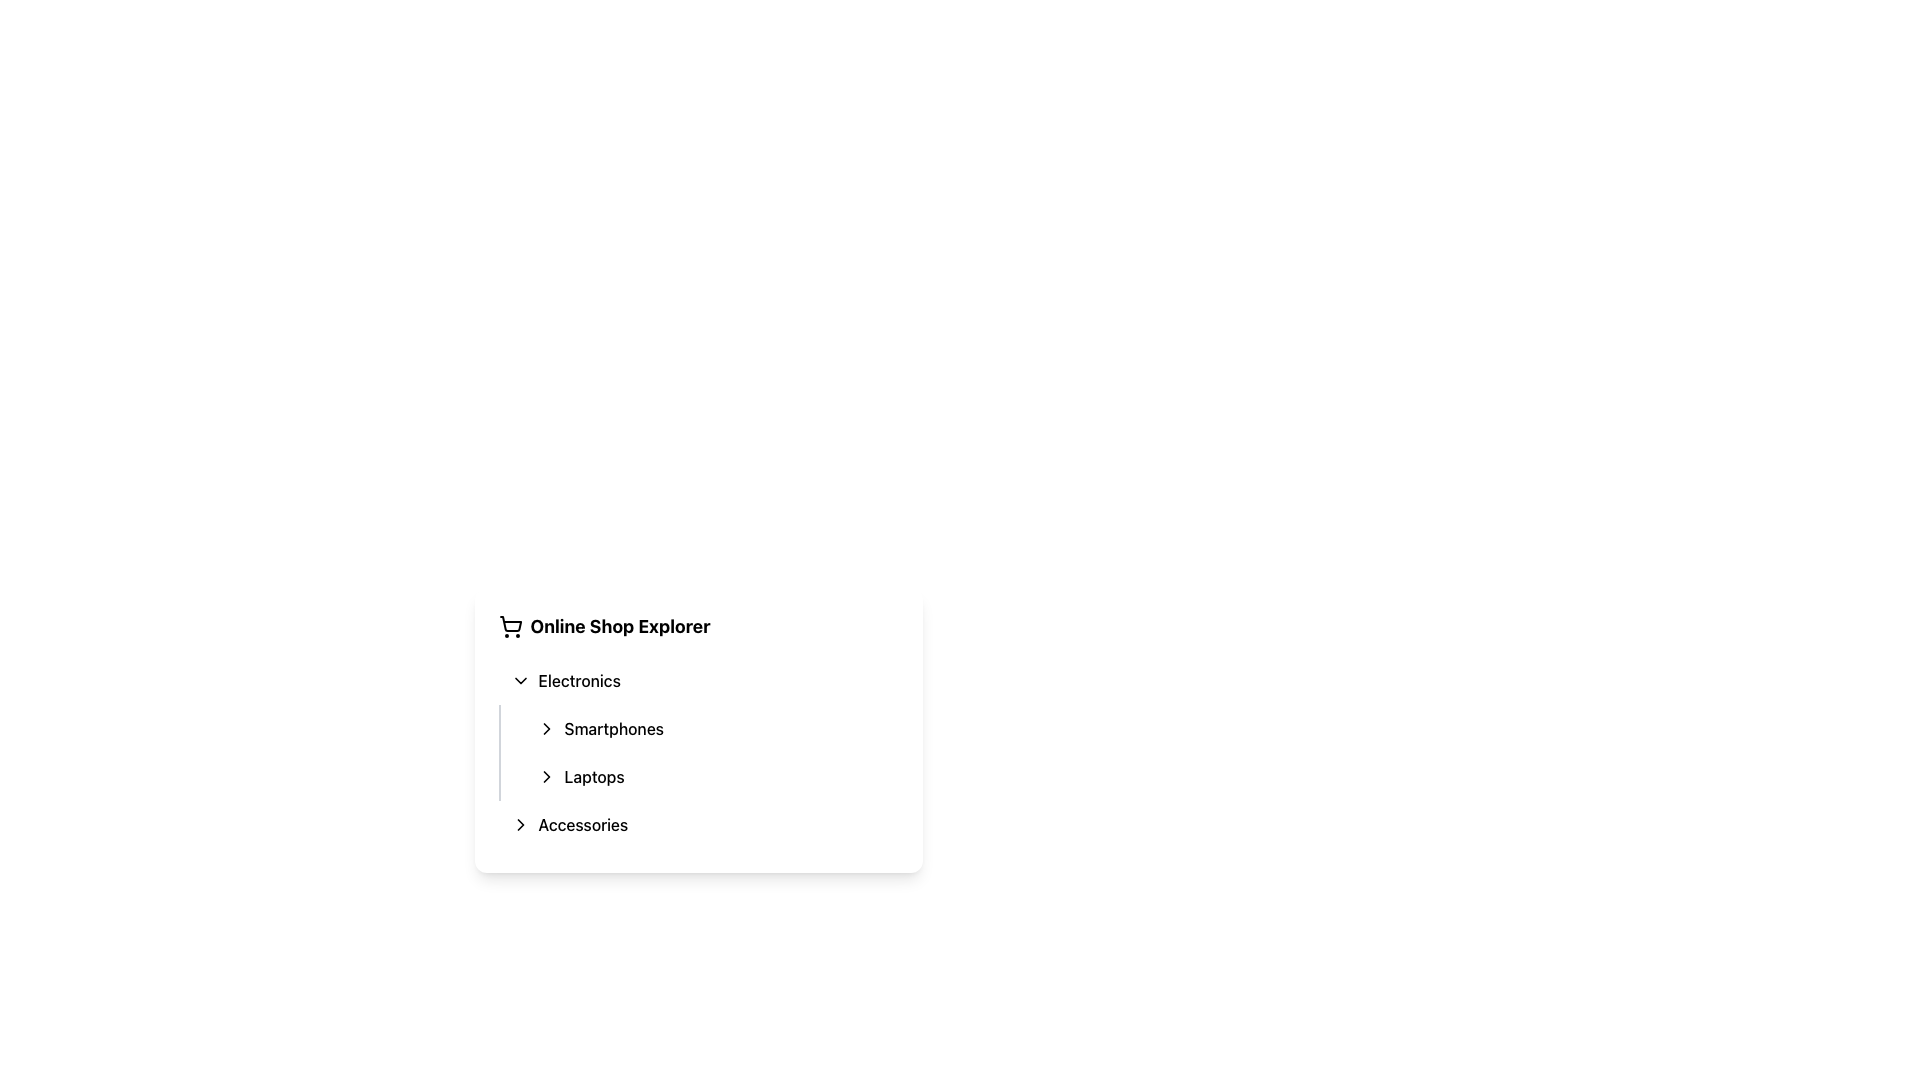 The width and height of the screenshot is (1920, 1080). What do you see at coordinates (520, 825) in the screenshot?
I see `the right-pointing chevron icon` at bounding box center [520, 825].